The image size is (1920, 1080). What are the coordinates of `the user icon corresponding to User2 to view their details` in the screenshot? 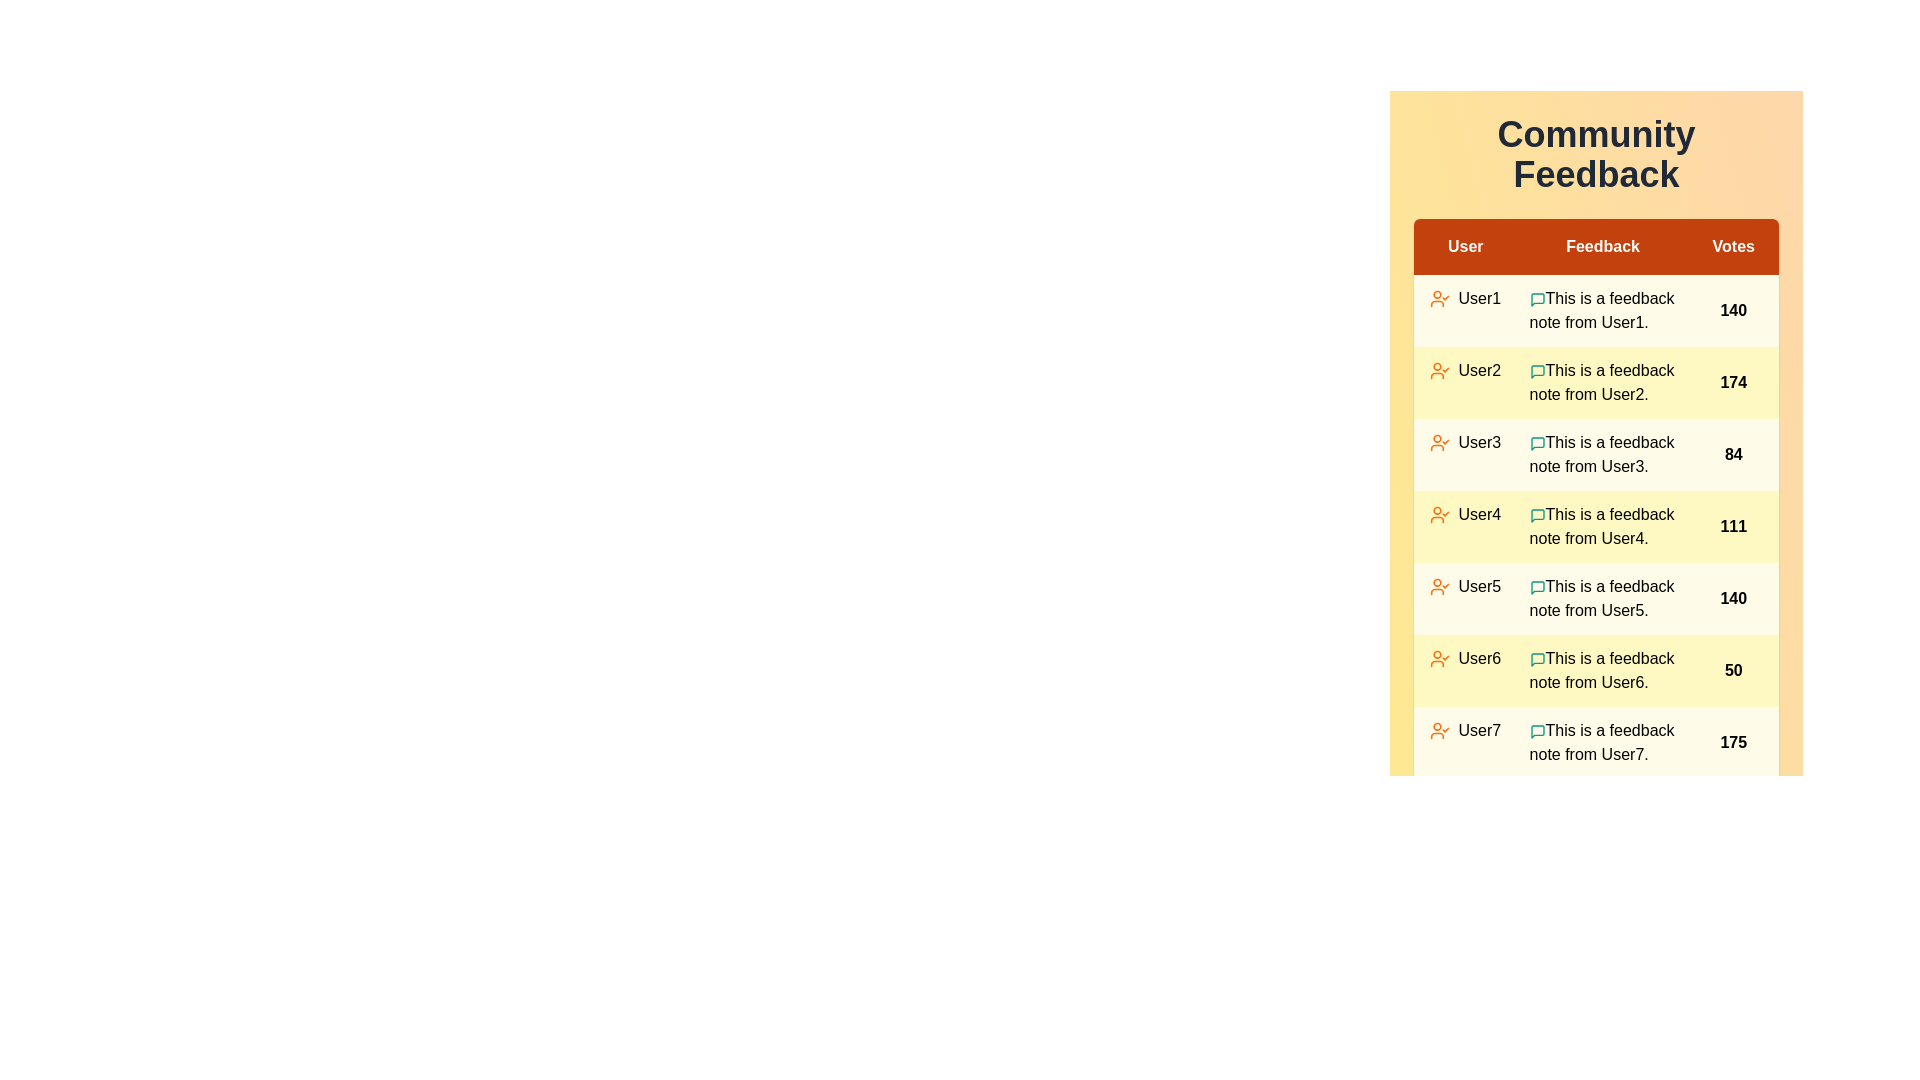 It's located at (1440, 370).